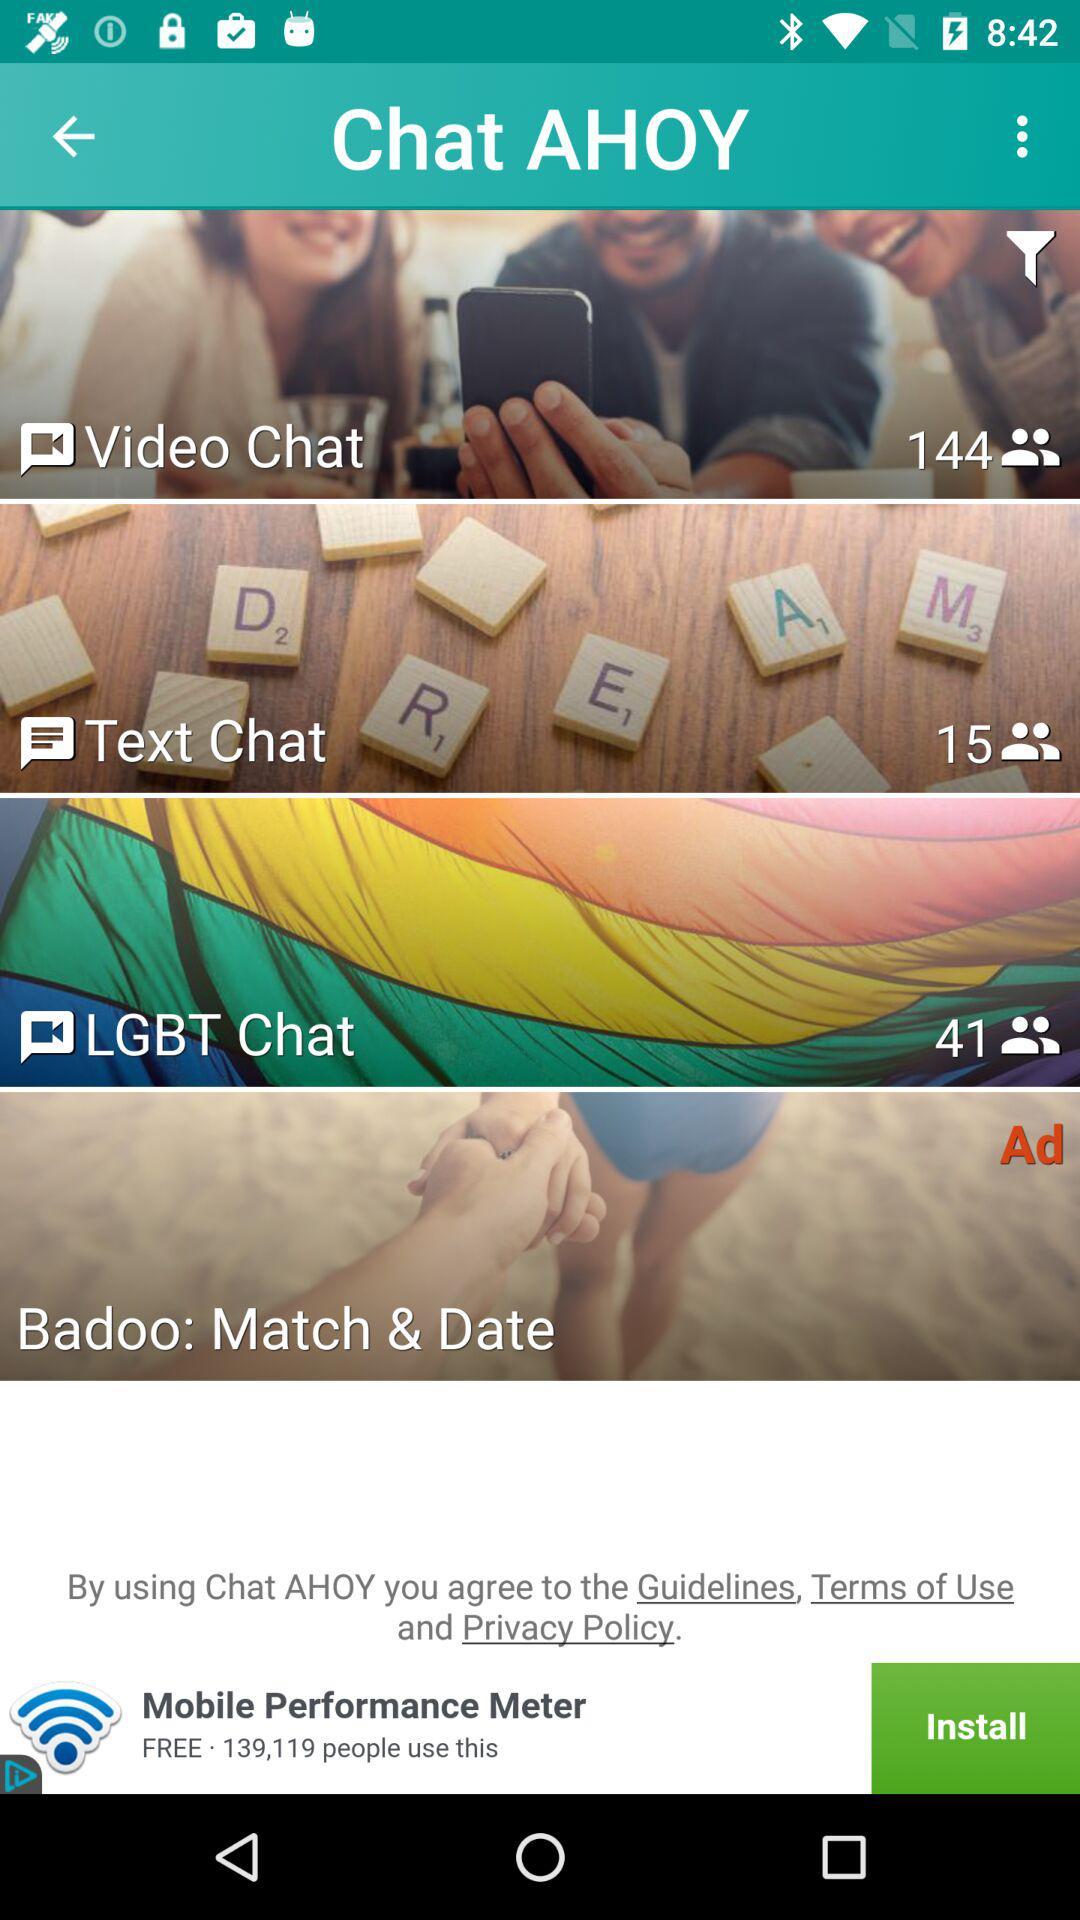 Image resolution: width=1080 pixels, height=1920 pixels. What do you see at coordinates (540, 1605) in the screenshot?
I see `by using chat item` at bounding box center [540, 1605].